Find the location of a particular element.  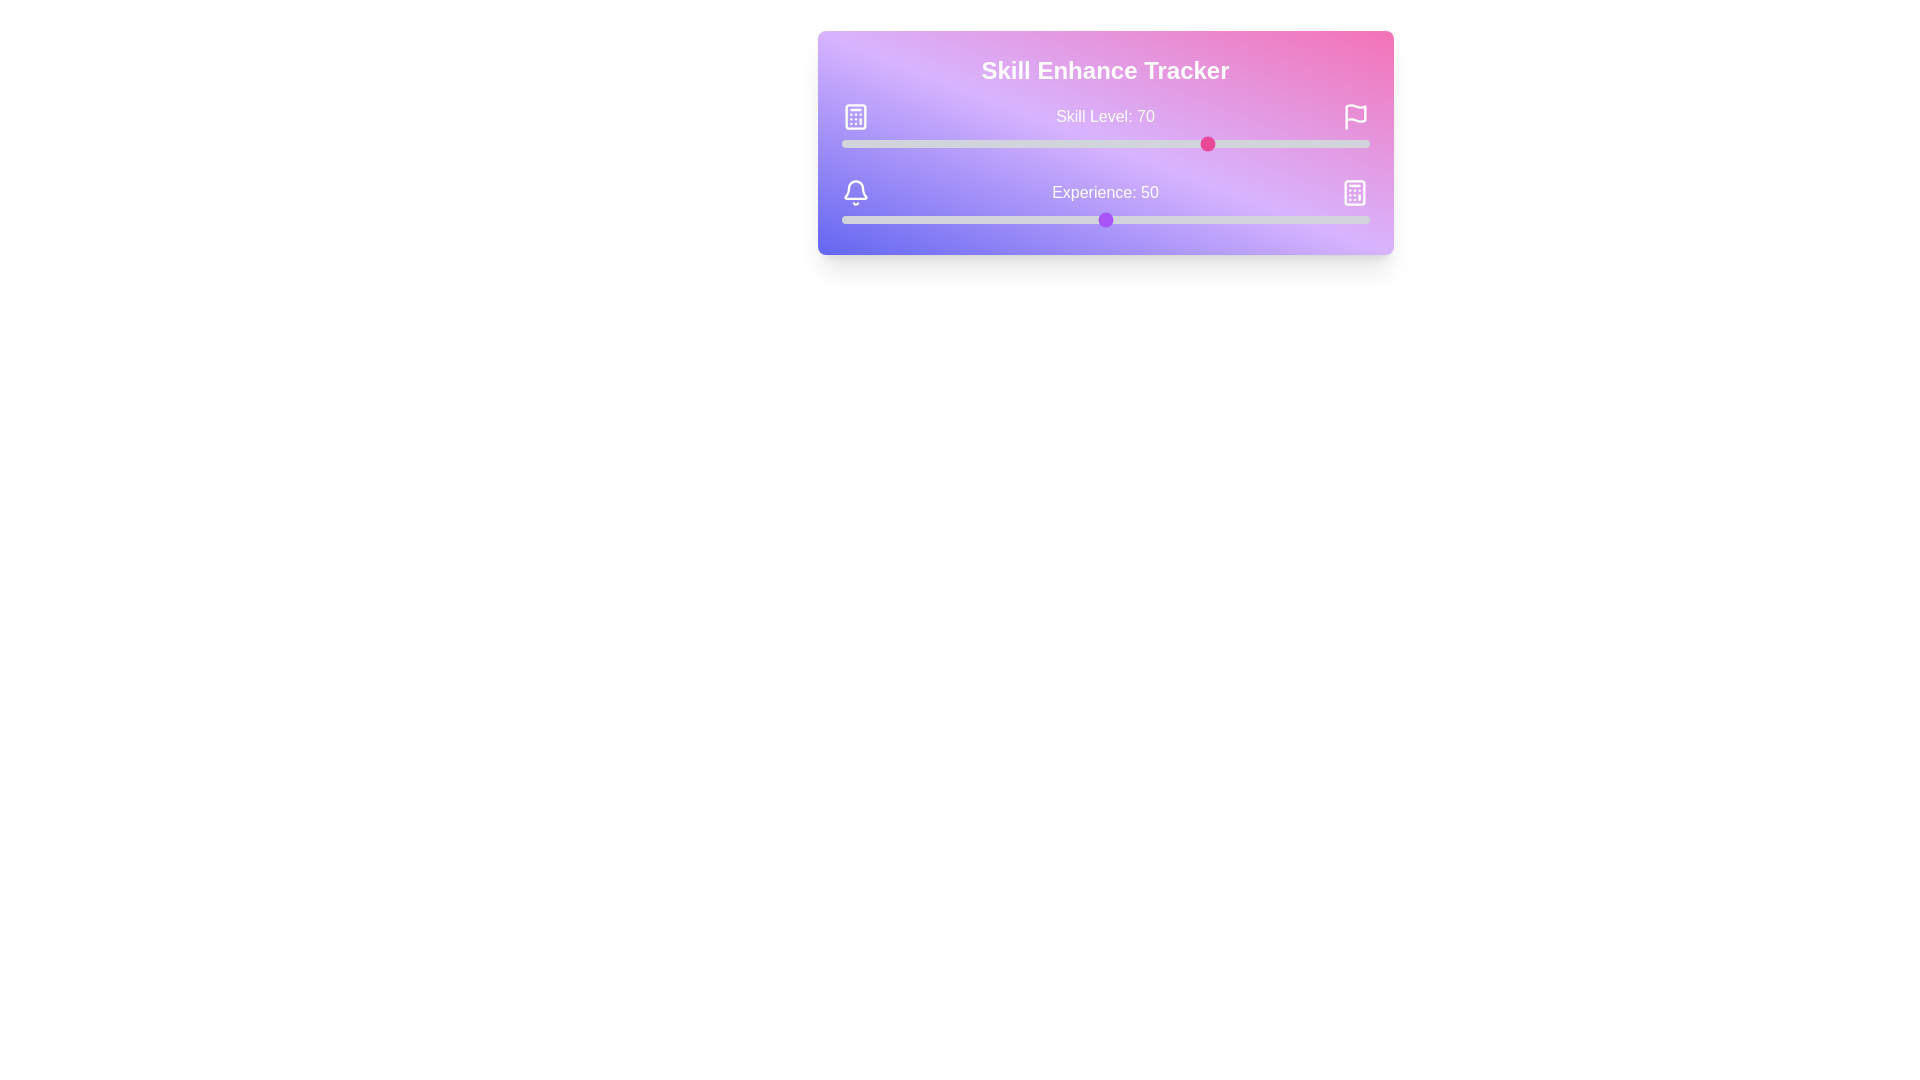

the skill level slider to 89, where 89 is a value between 0 and 100 is located at coordinates (1311, 142).